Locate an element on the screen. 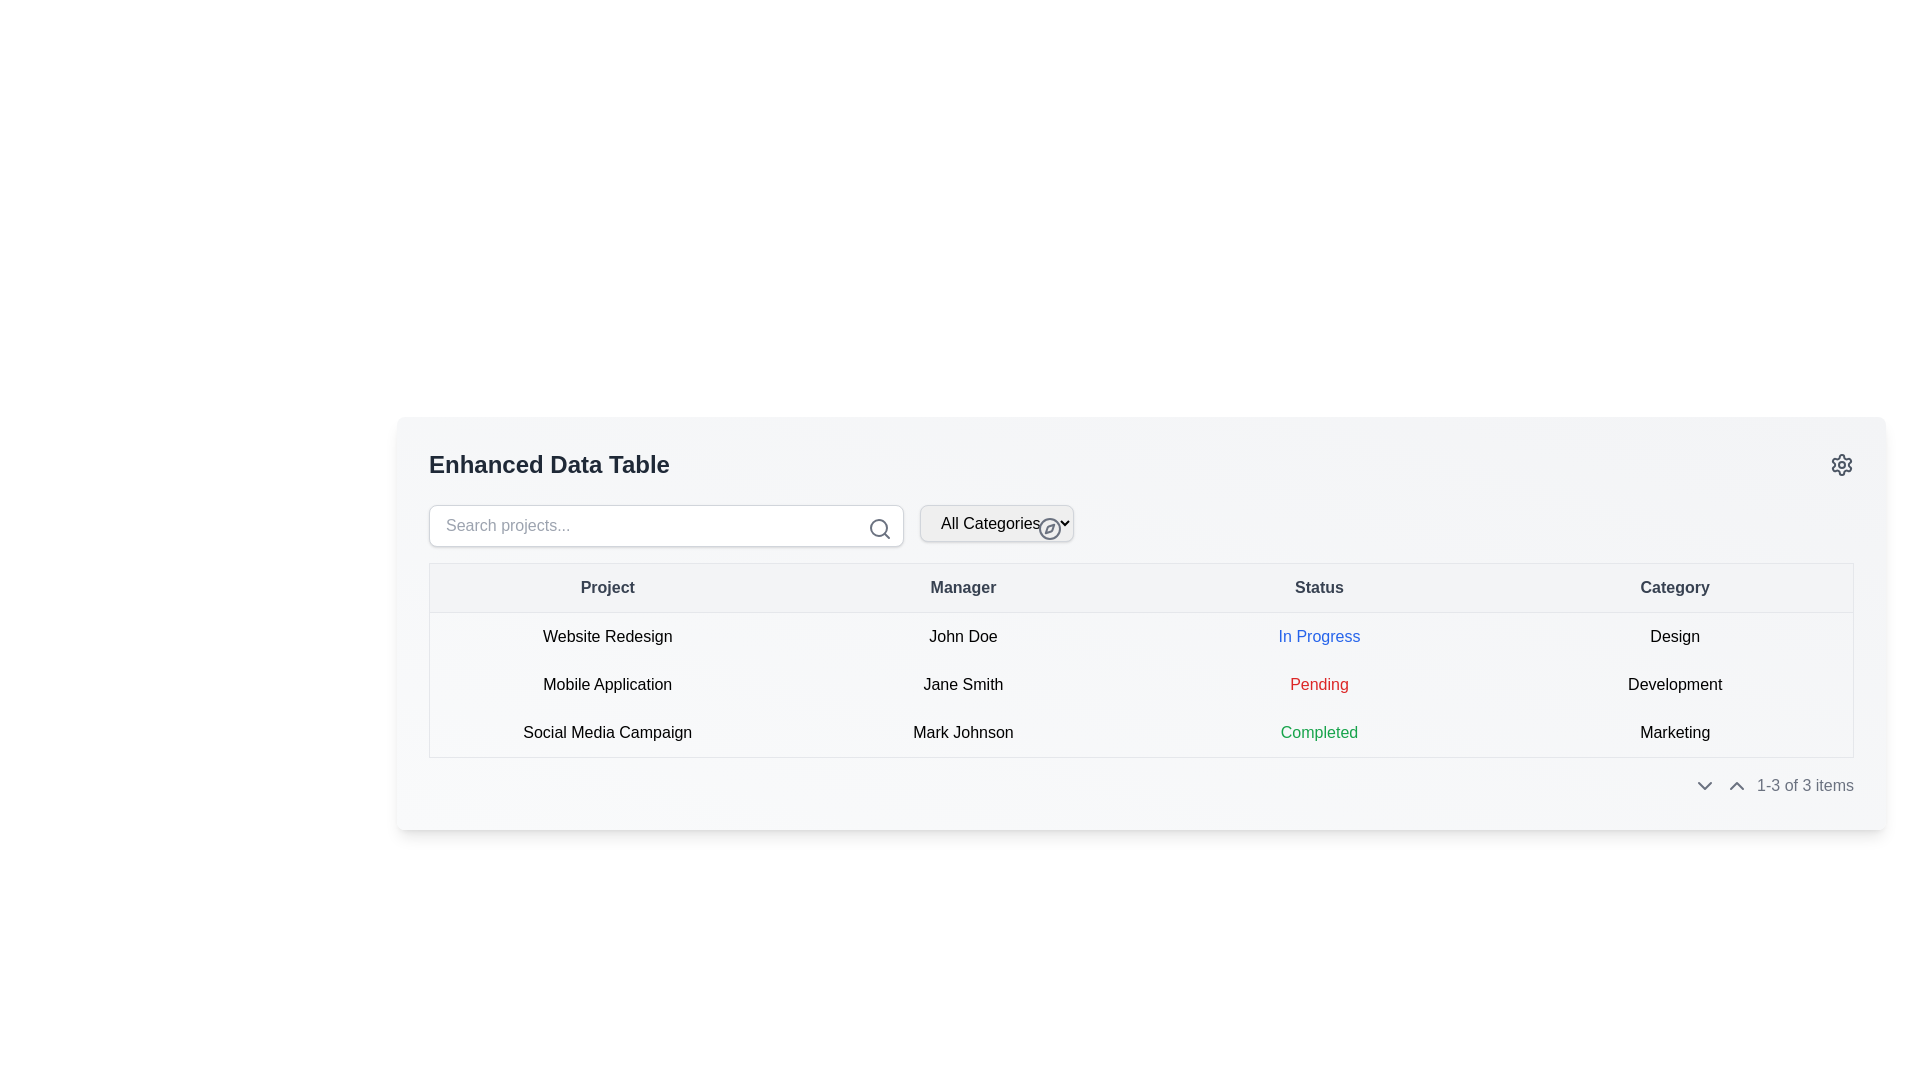  the 'Manager' column title in the TableRowHeader is located at coordinates (1141, 586).